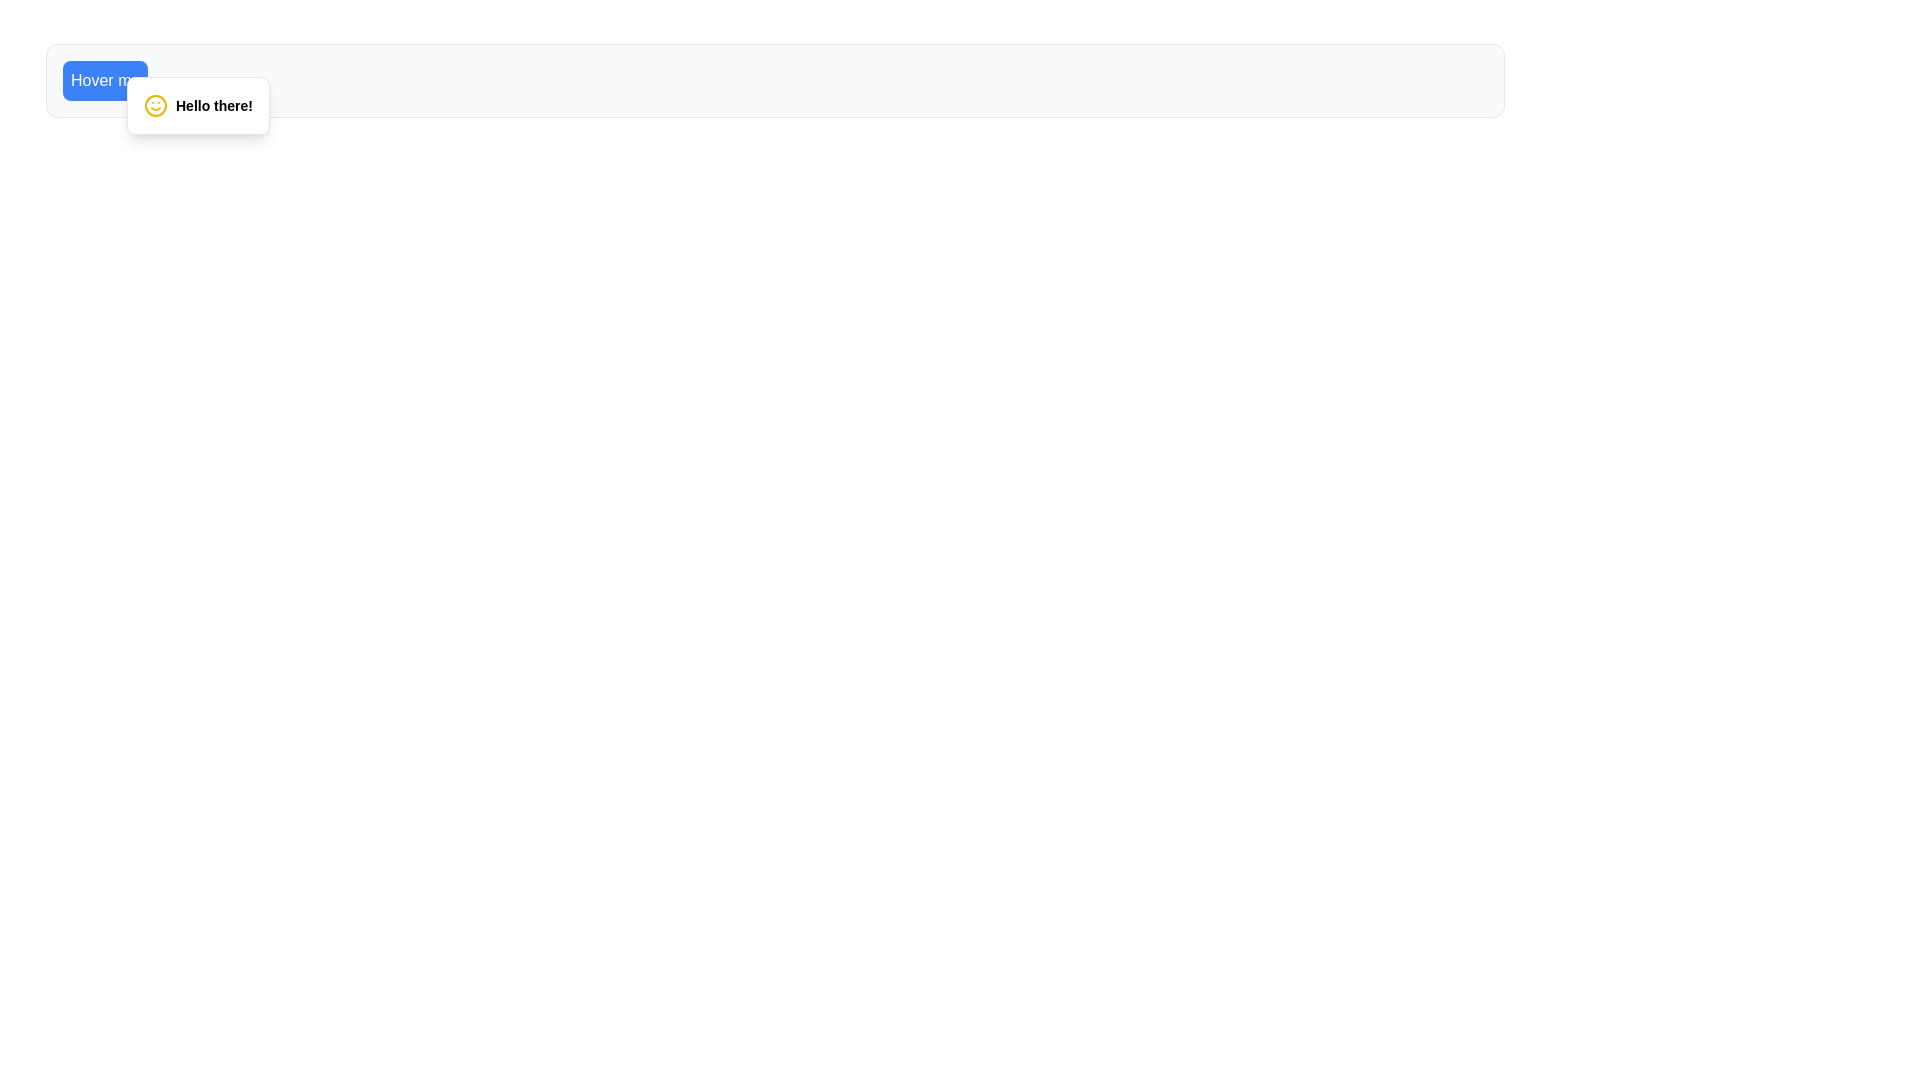 This screenshot has height=1080, width=1920. Describe the element at coordinates (198, 105) in the screenshot. I see `the text inside the informational tooltip that appears to the right of the 'Hover me' button, which is centered in a white rectangular box with rounded corners` at that location.